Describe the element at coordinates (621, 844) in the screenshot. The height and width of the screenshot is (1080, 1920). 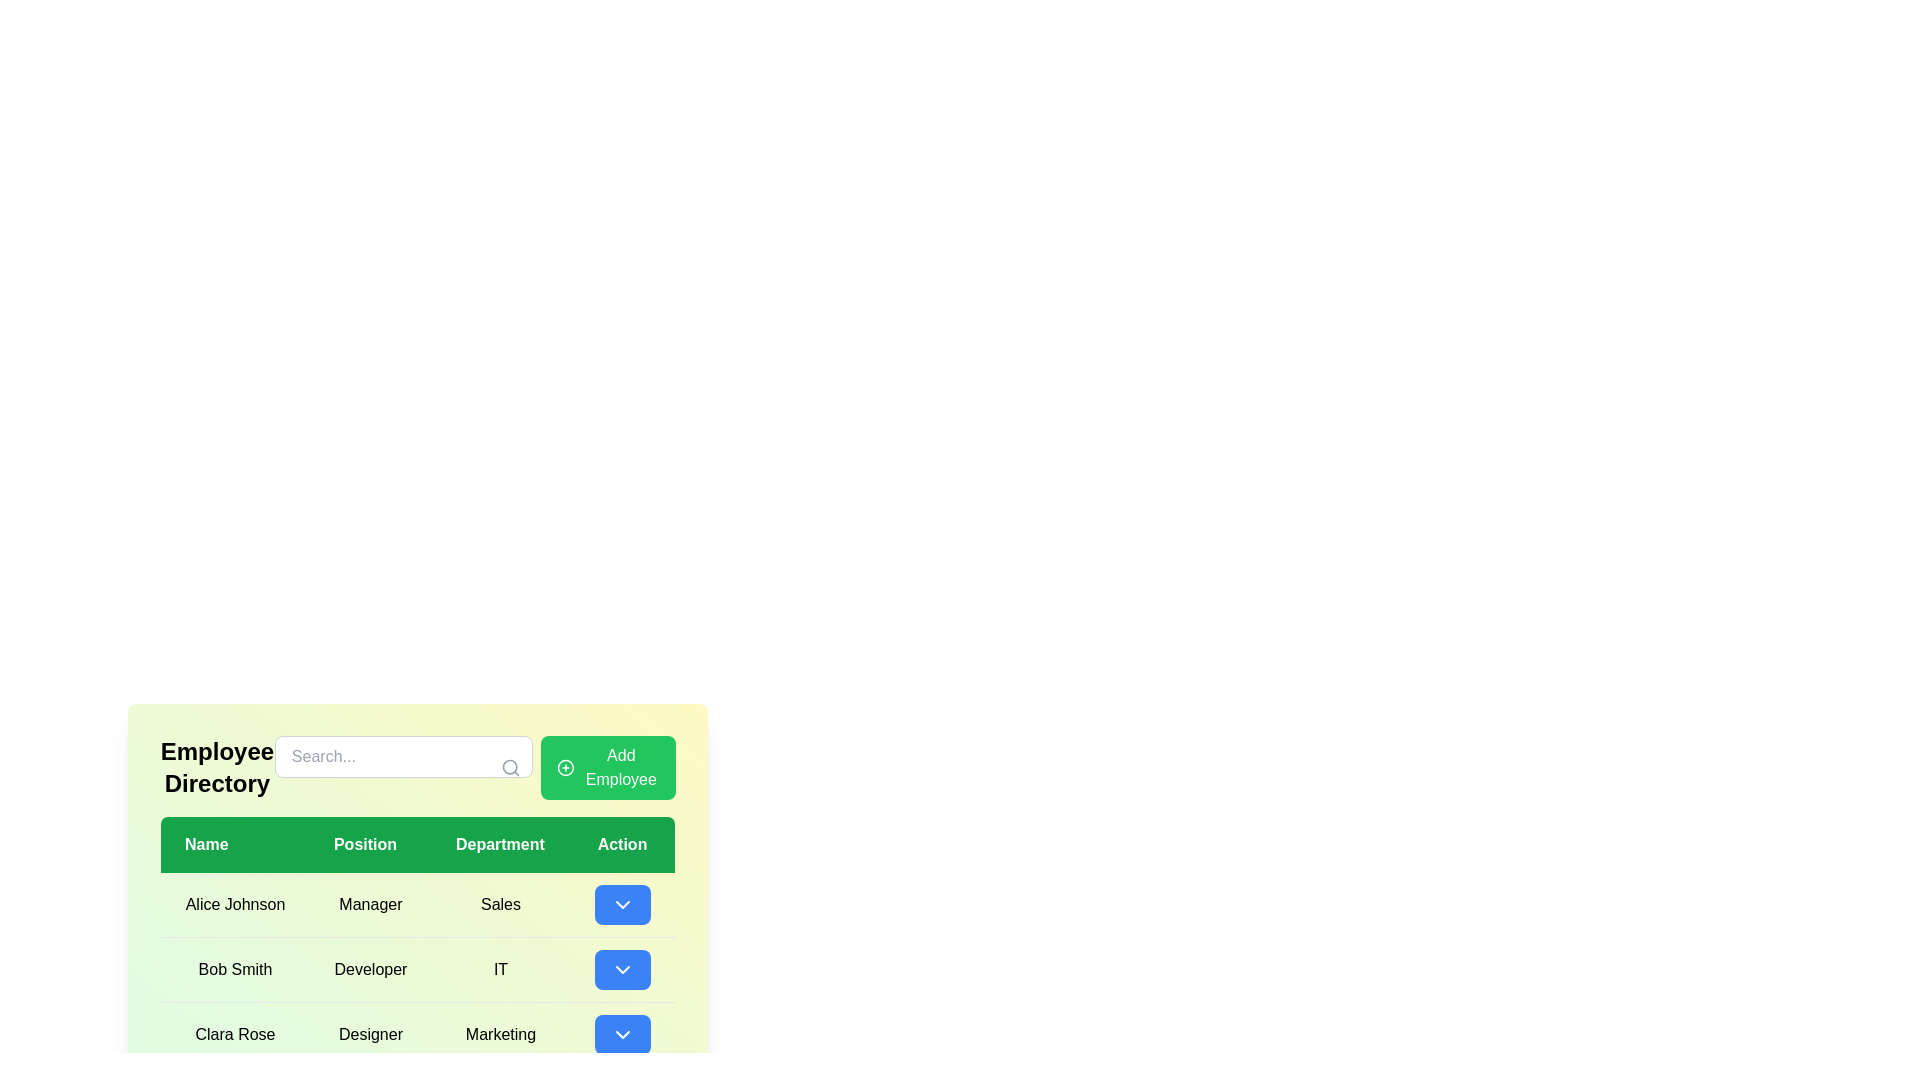
I see `text content of the Table Header Cell labeled 'Action', which is centered in white text on a green background` at that location.